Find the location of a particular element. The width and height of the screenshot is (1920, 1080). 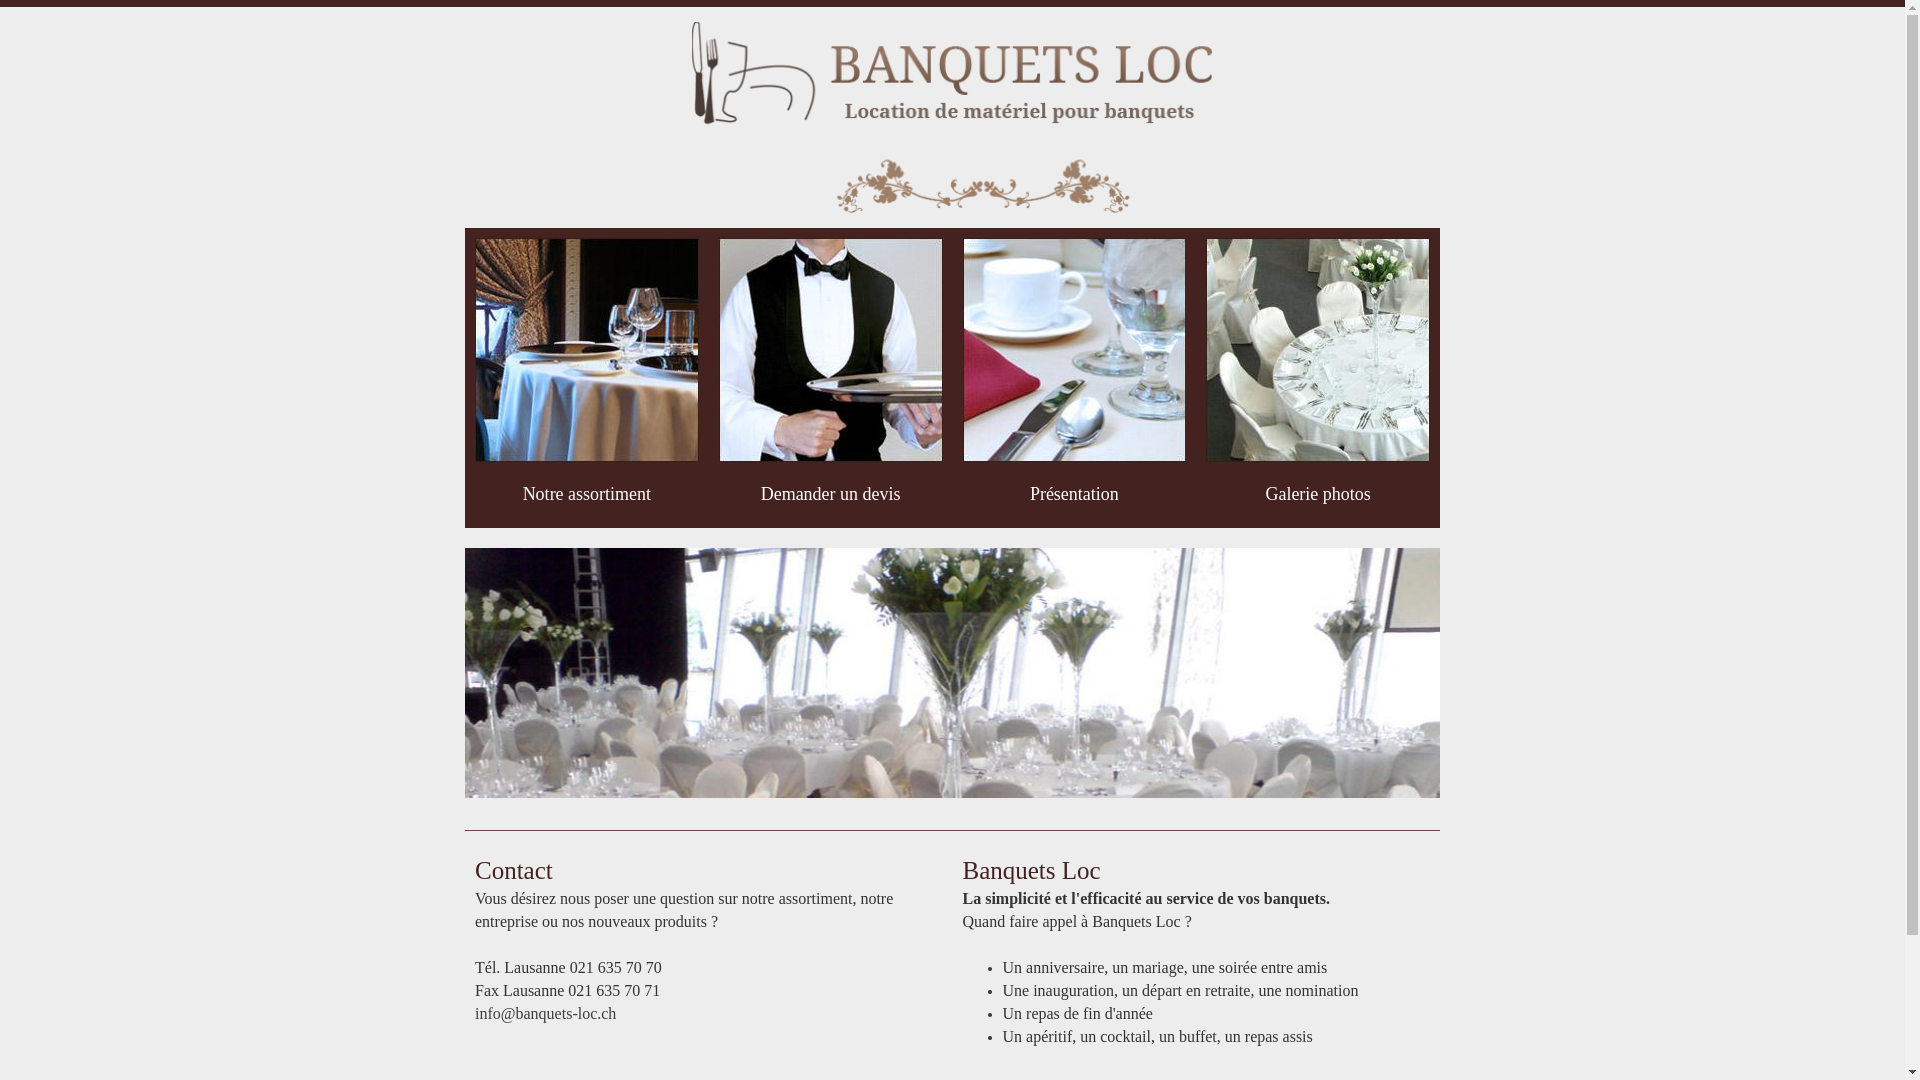

'info@banquets-loc.ch' is located at coordinates (545, 1013).